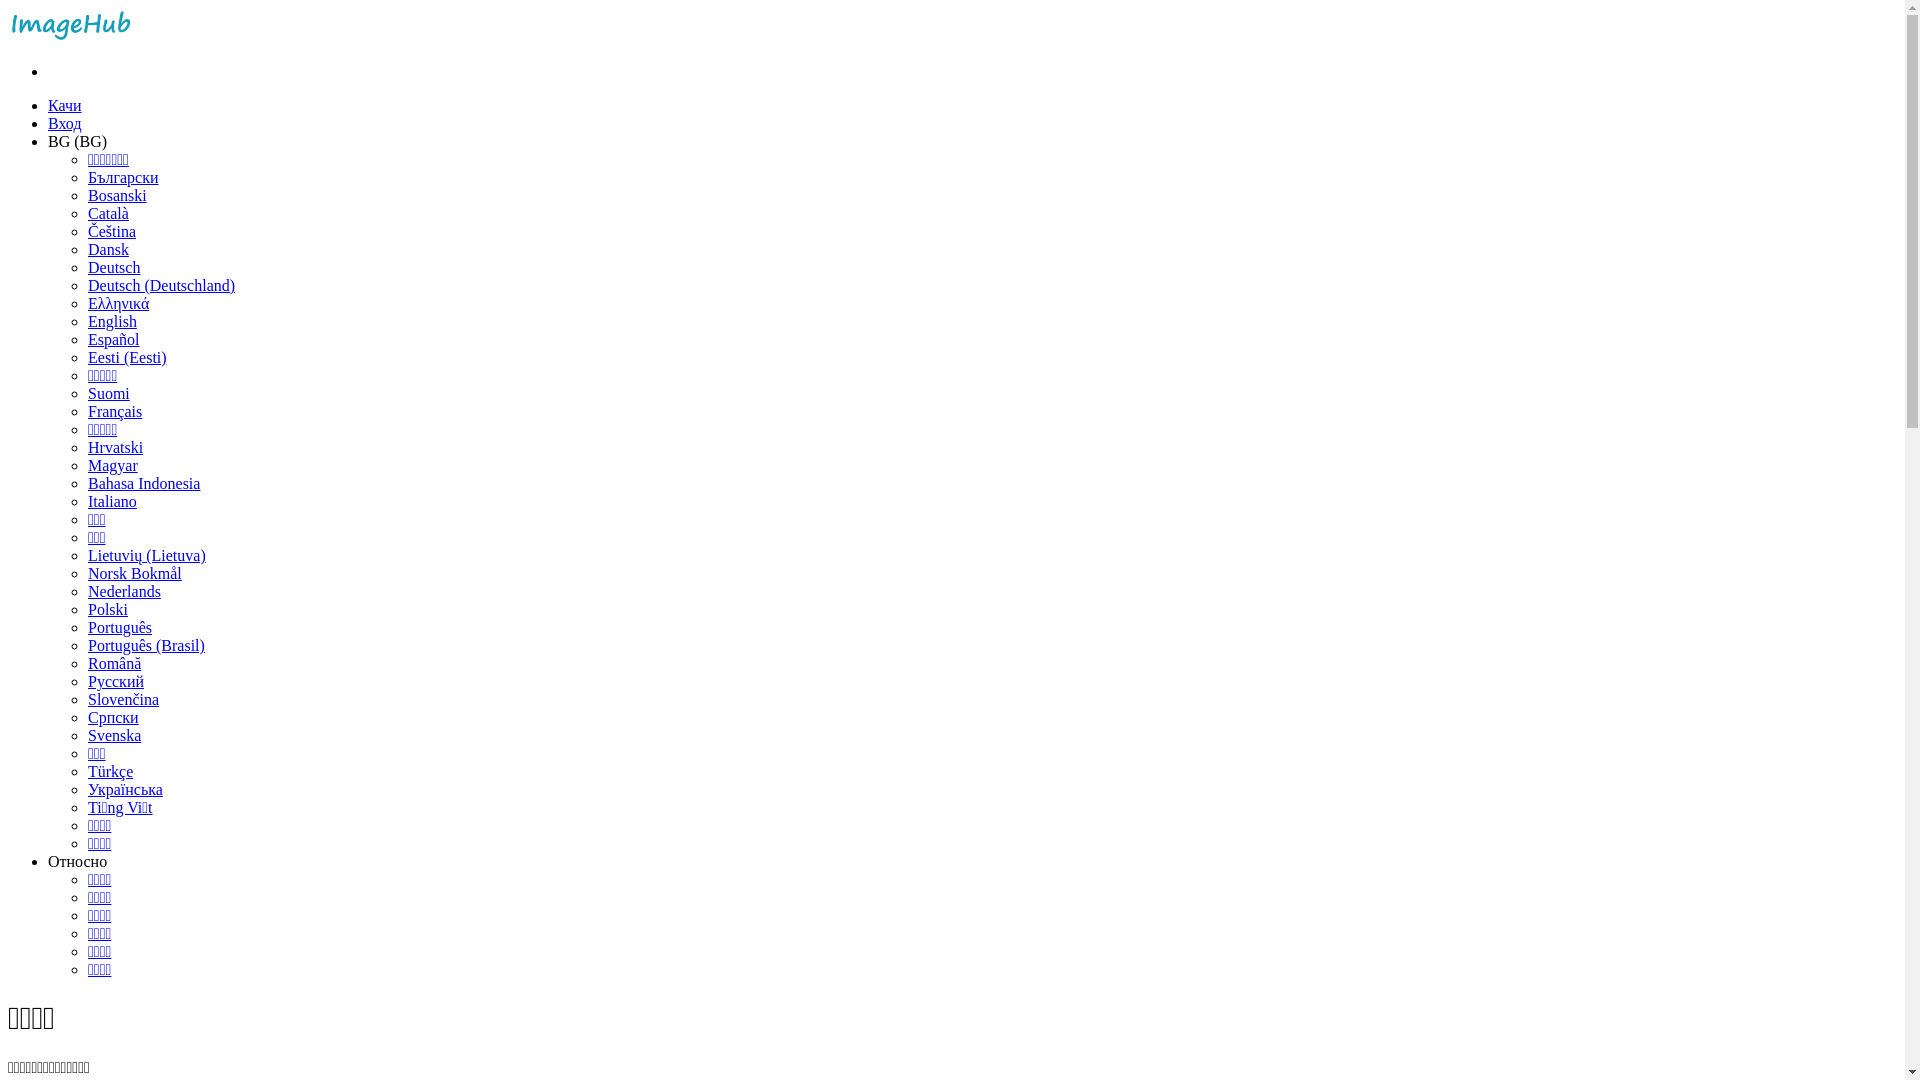 This screenshot has width=1920, height=1080. What do you see at coordinates (111, 500) in the screenshot?
I see `'Italiano'` at bounding box center [111, 500].